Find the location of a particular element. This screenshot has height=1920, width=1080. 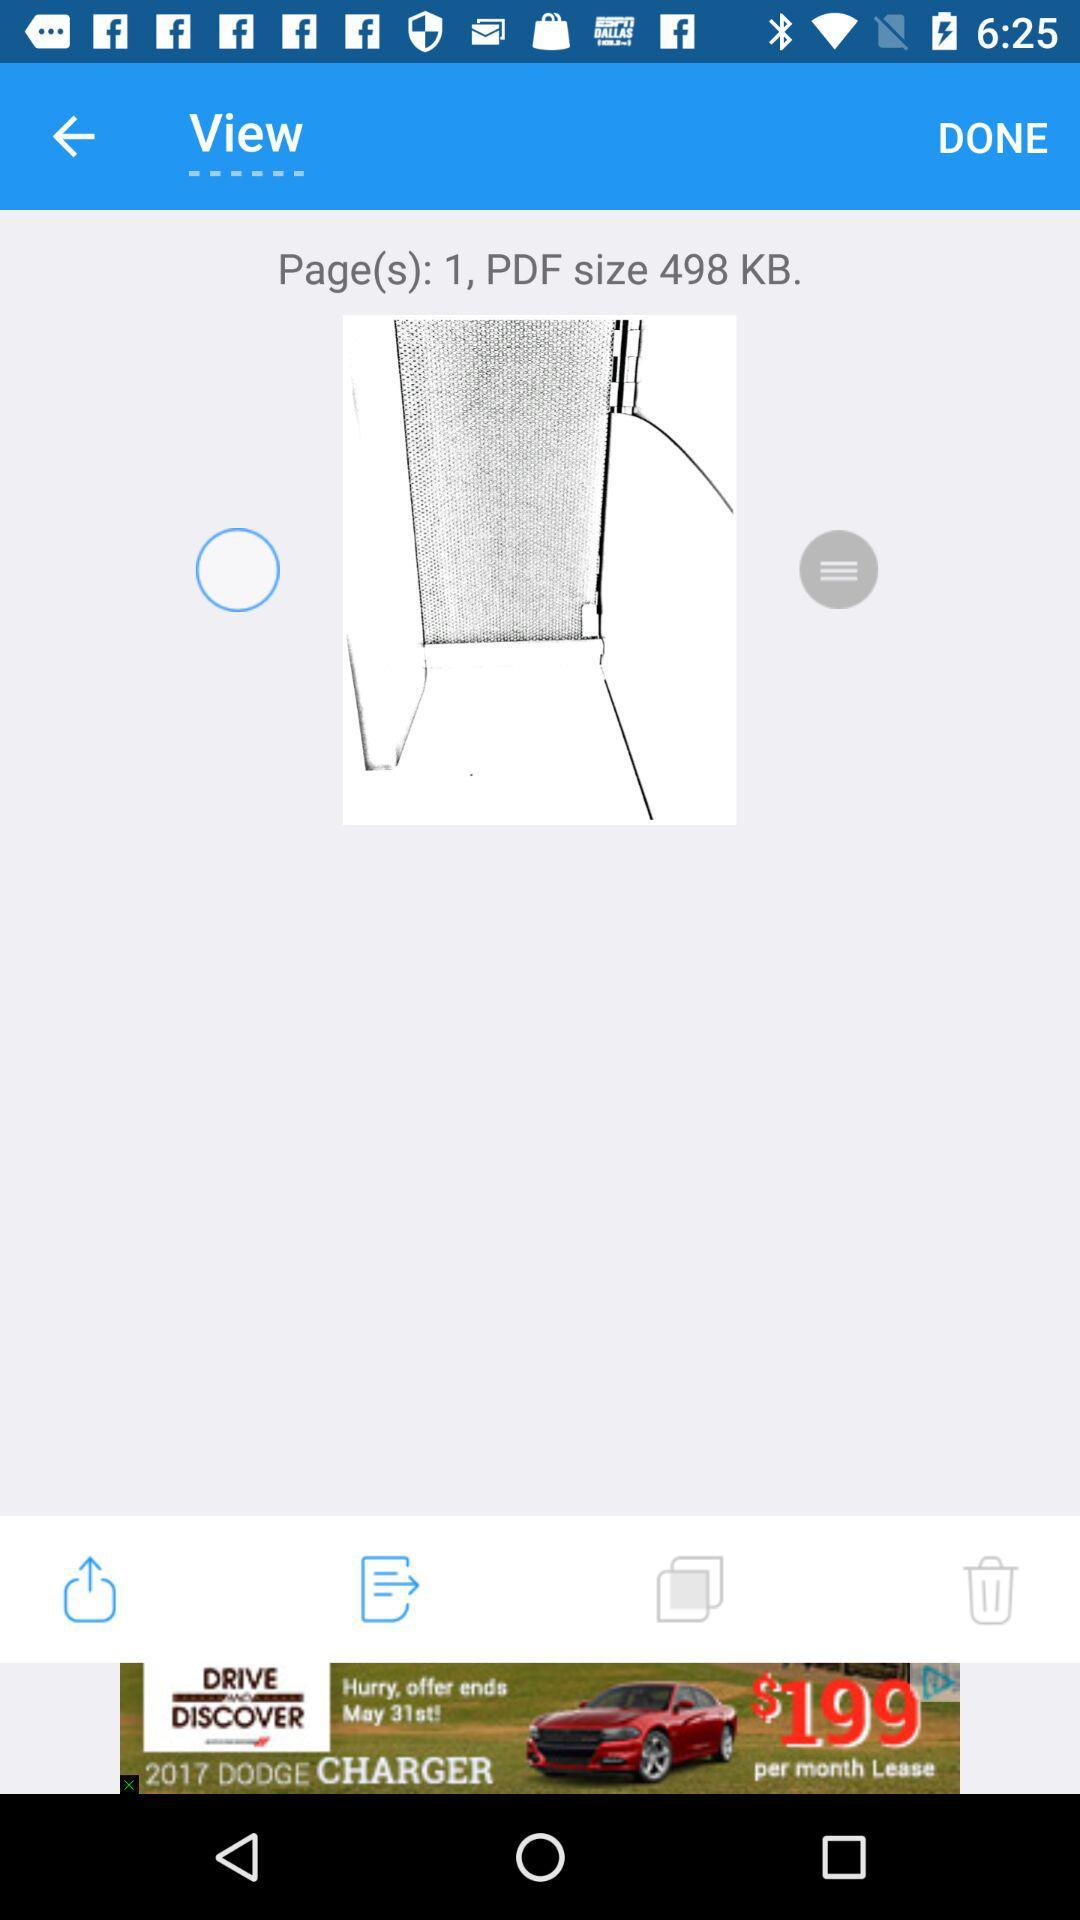

the icon to the left of view icon is located at coordinates (72, 135).